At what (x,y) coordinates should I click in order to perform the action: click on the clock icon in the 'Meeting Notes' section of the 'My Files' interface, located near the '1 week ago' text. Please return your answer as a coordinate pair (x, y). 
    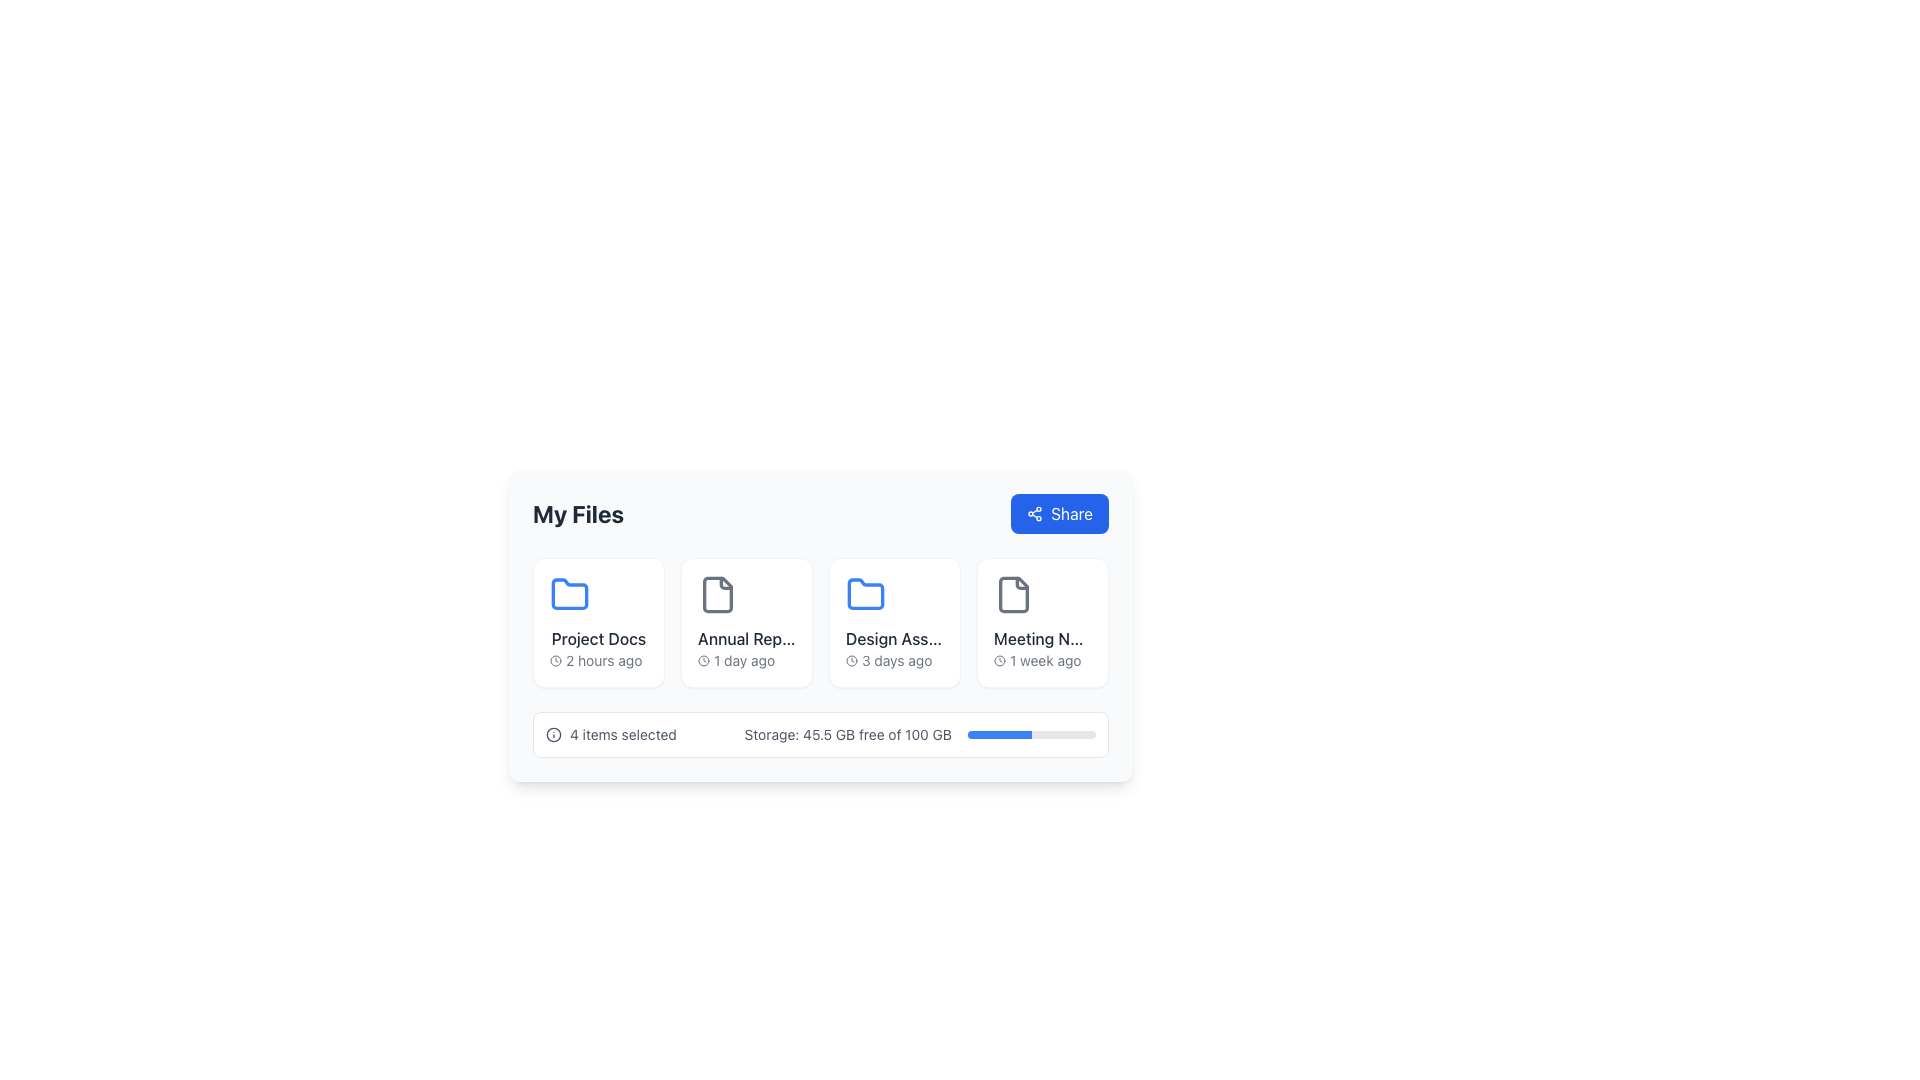
    Looking at the image, I should click on (999, 660).